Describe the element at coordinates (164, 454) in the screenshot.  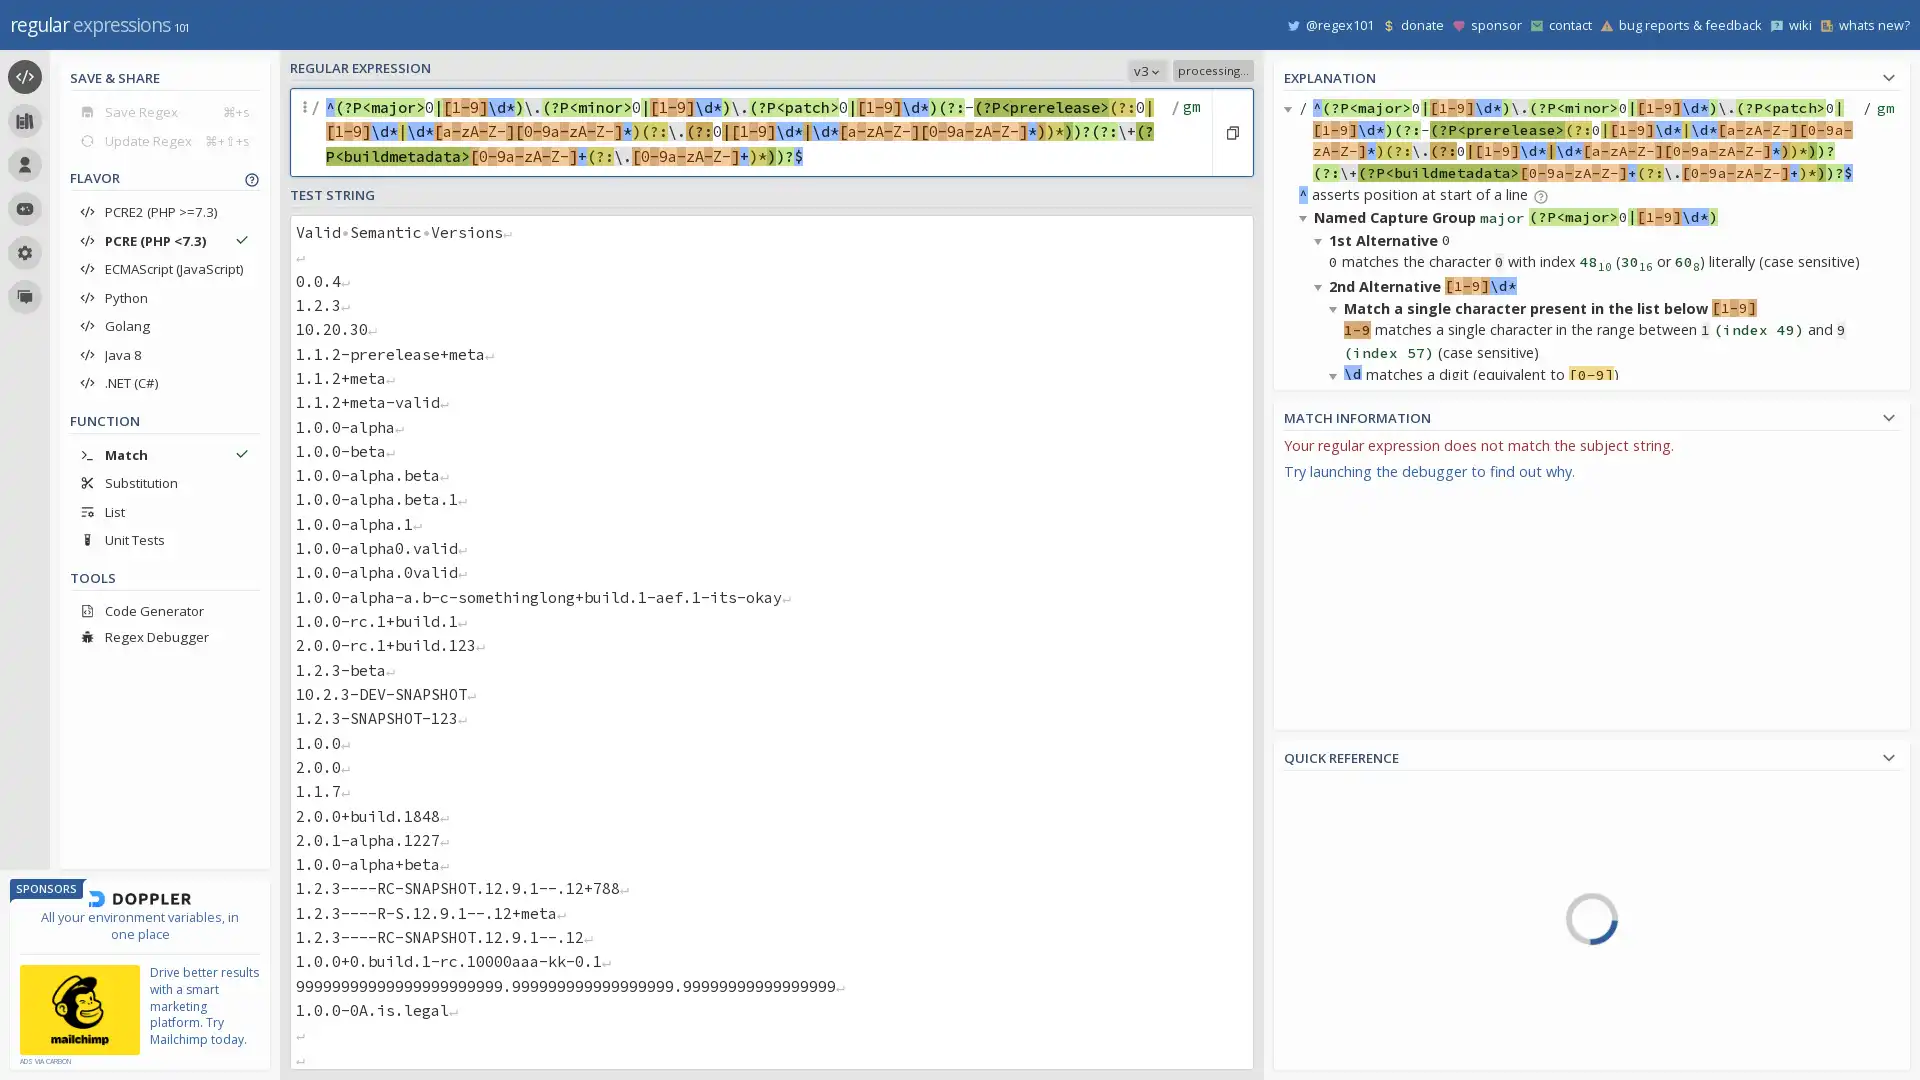
I see `Match` at that location.